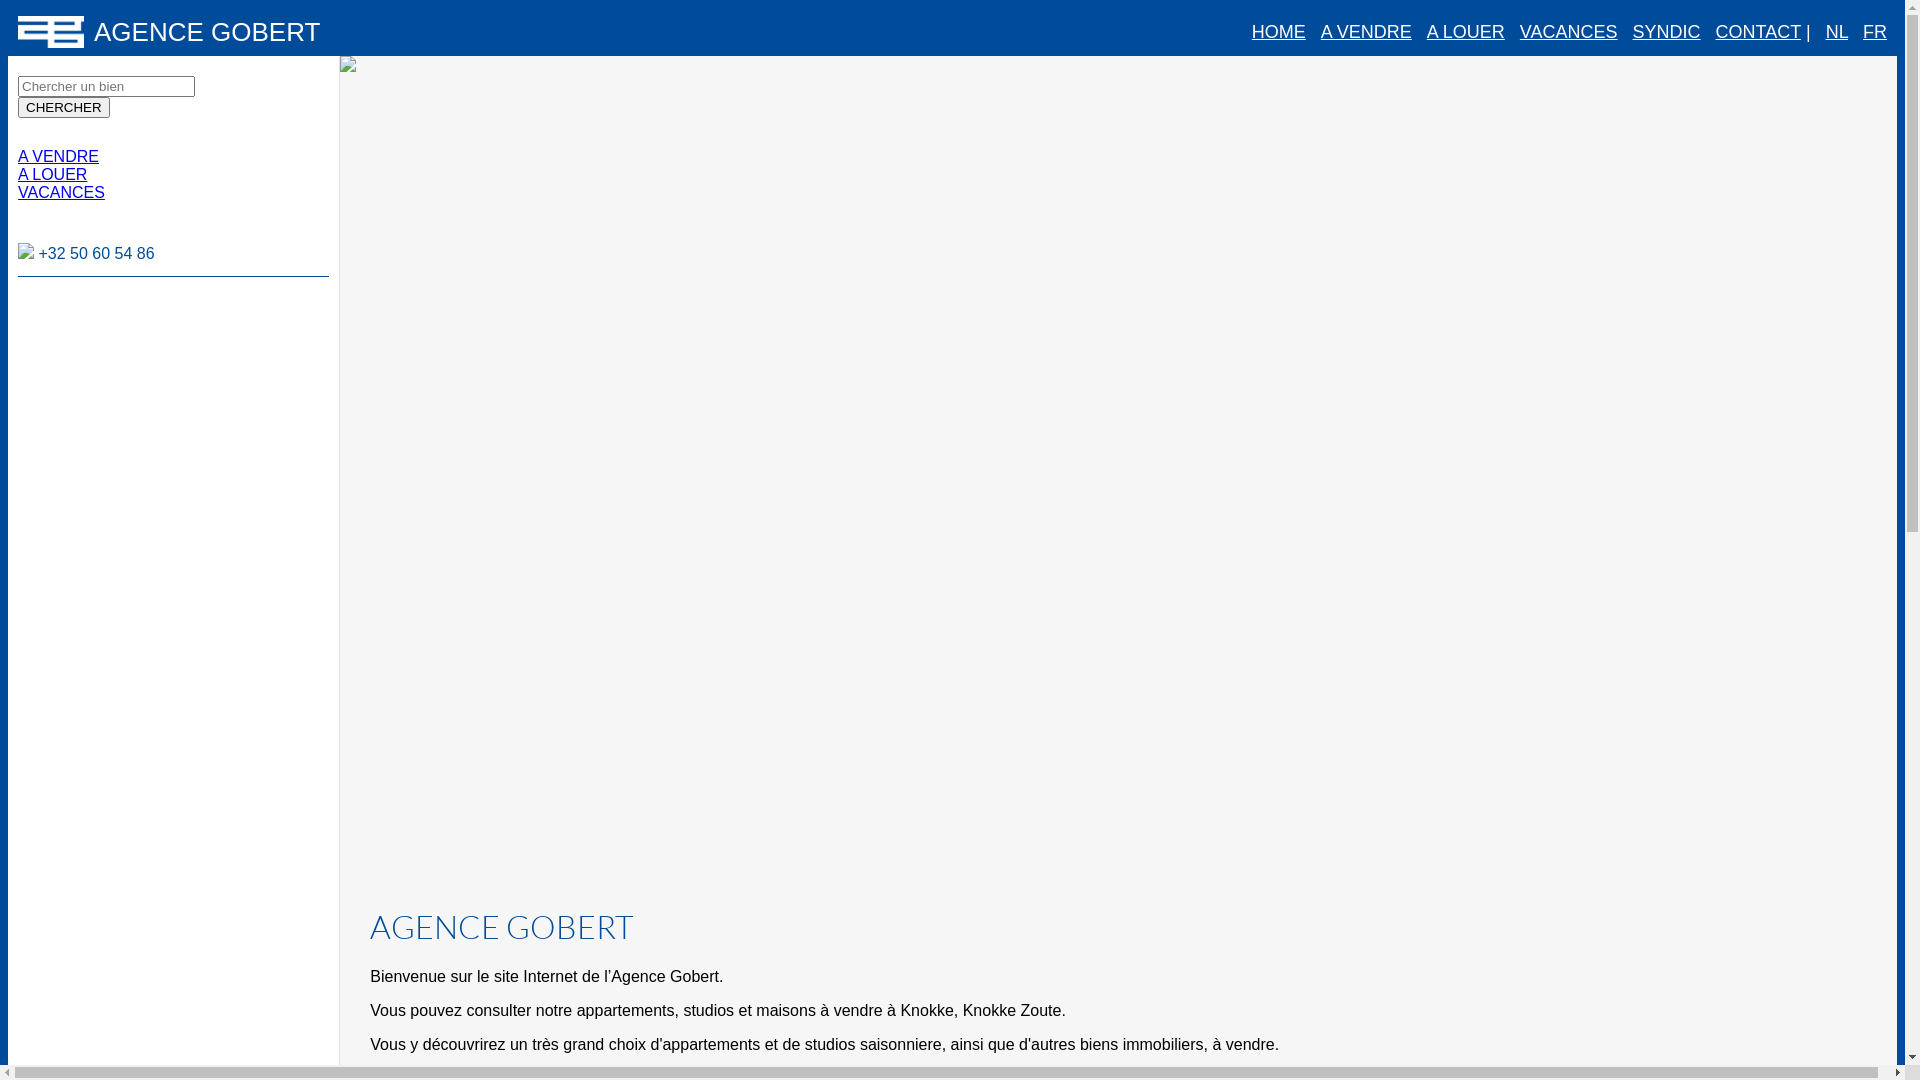  Describe the element at coordinates (1632, 31) in the screenshot. I see `'SYNDIC'` at that location.